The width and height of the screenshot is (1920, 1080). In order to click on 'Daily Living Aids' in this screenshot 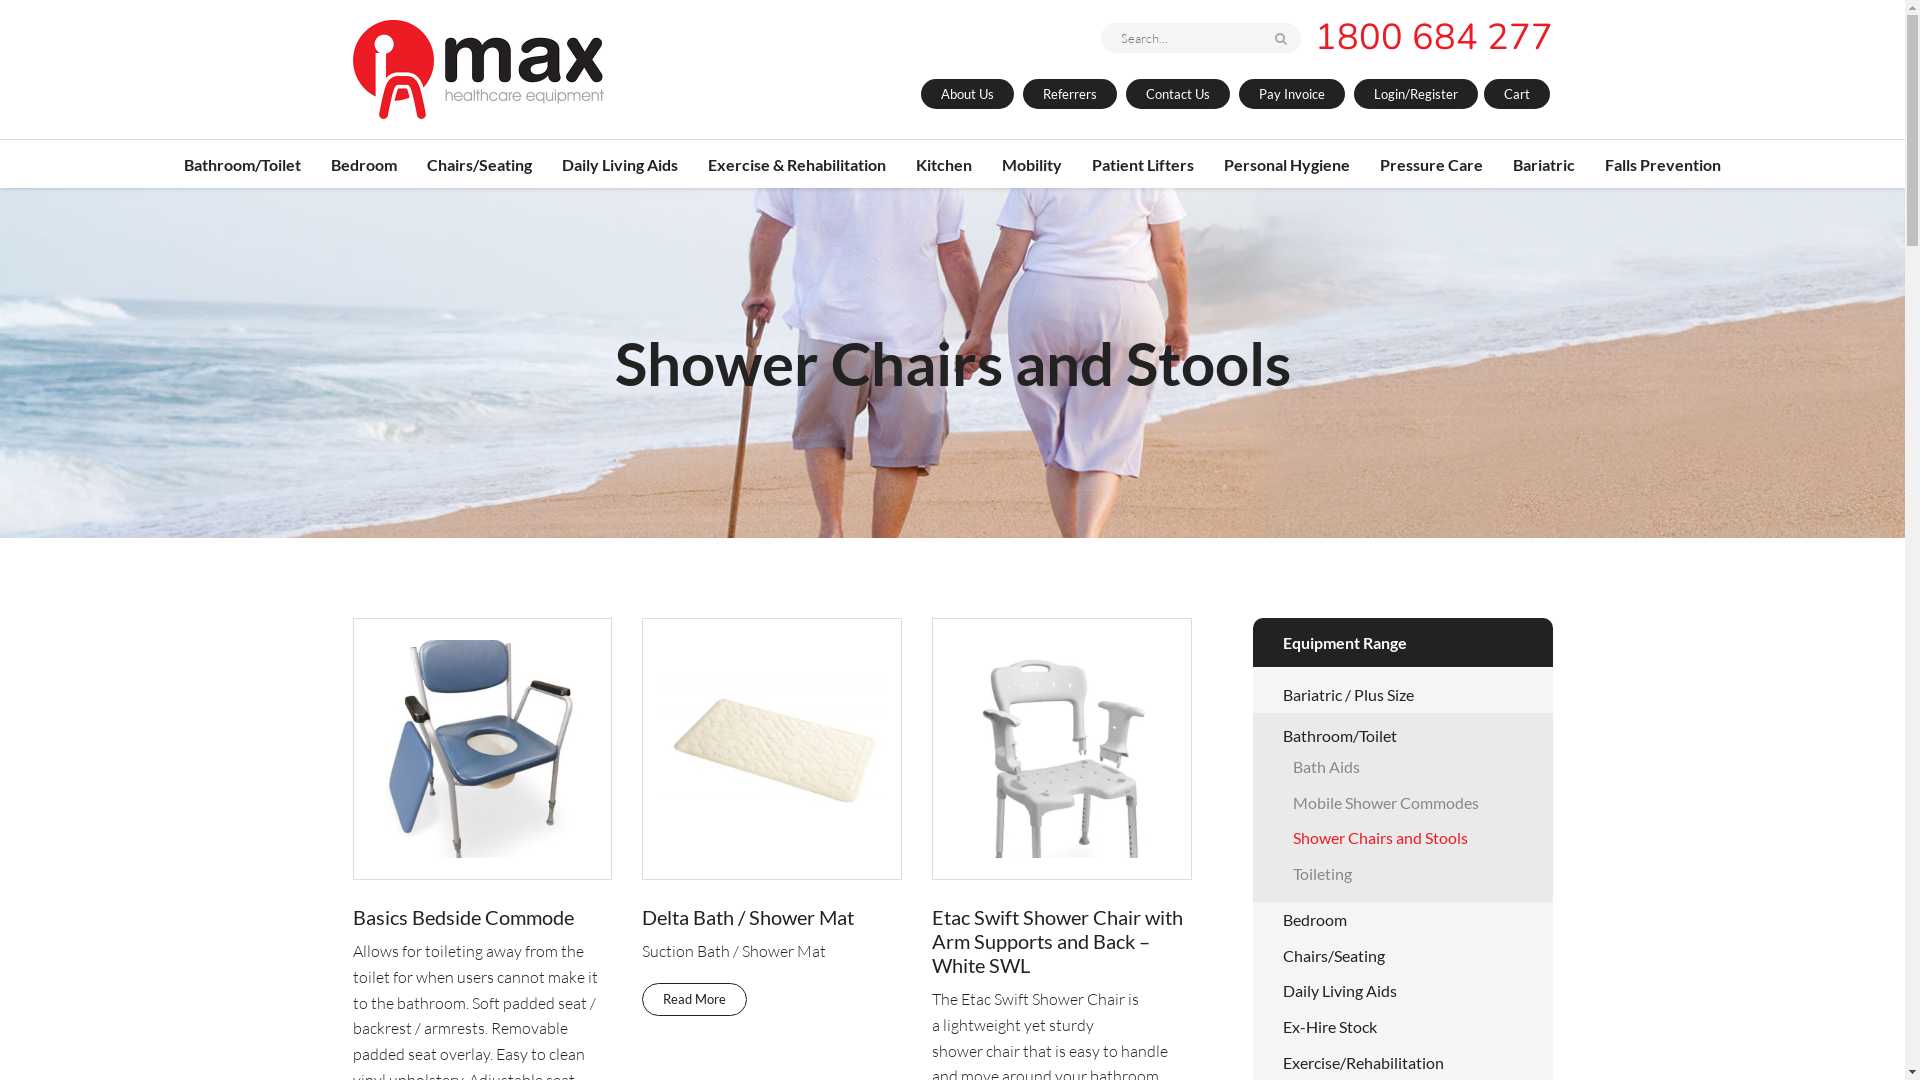, I will do `click(1281, 990)`.